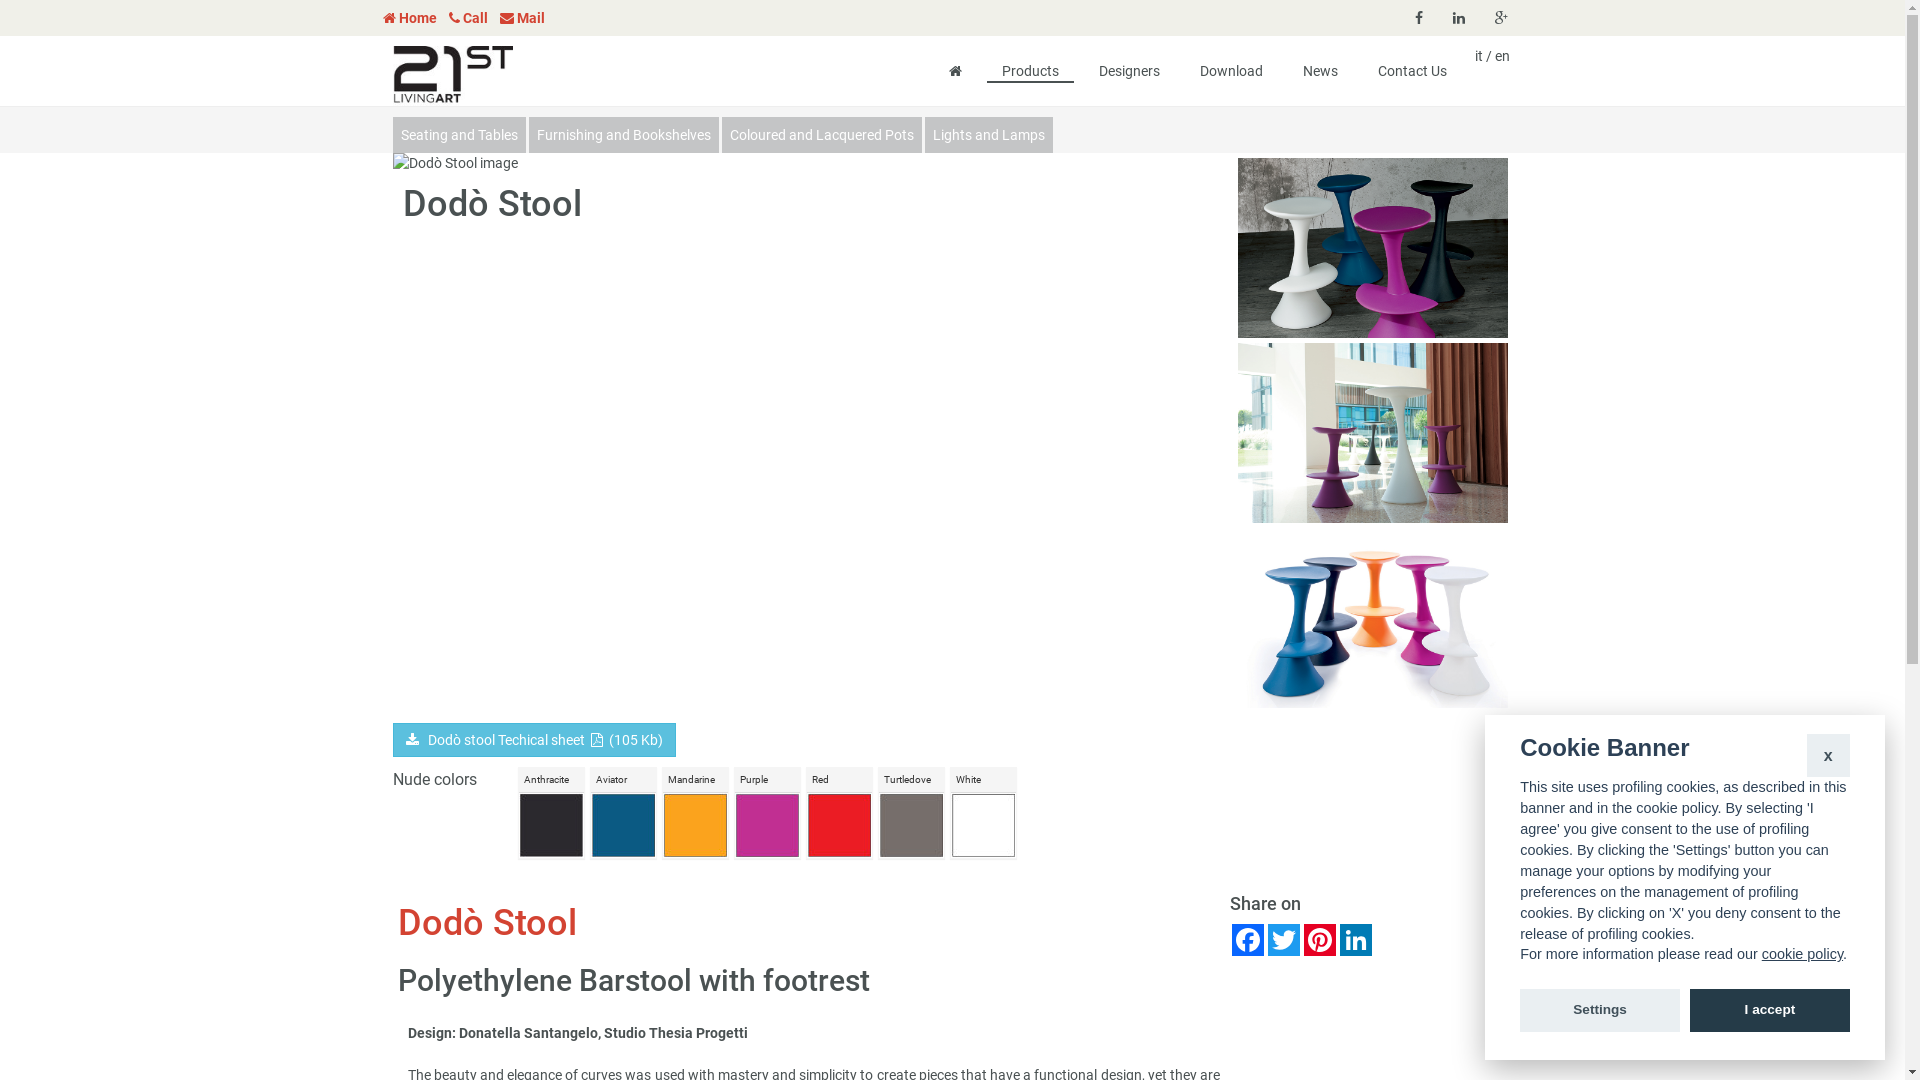 The width and height of the screenshot is (1920, 1080). I want to click on 'Designers', so click(1129, 57).